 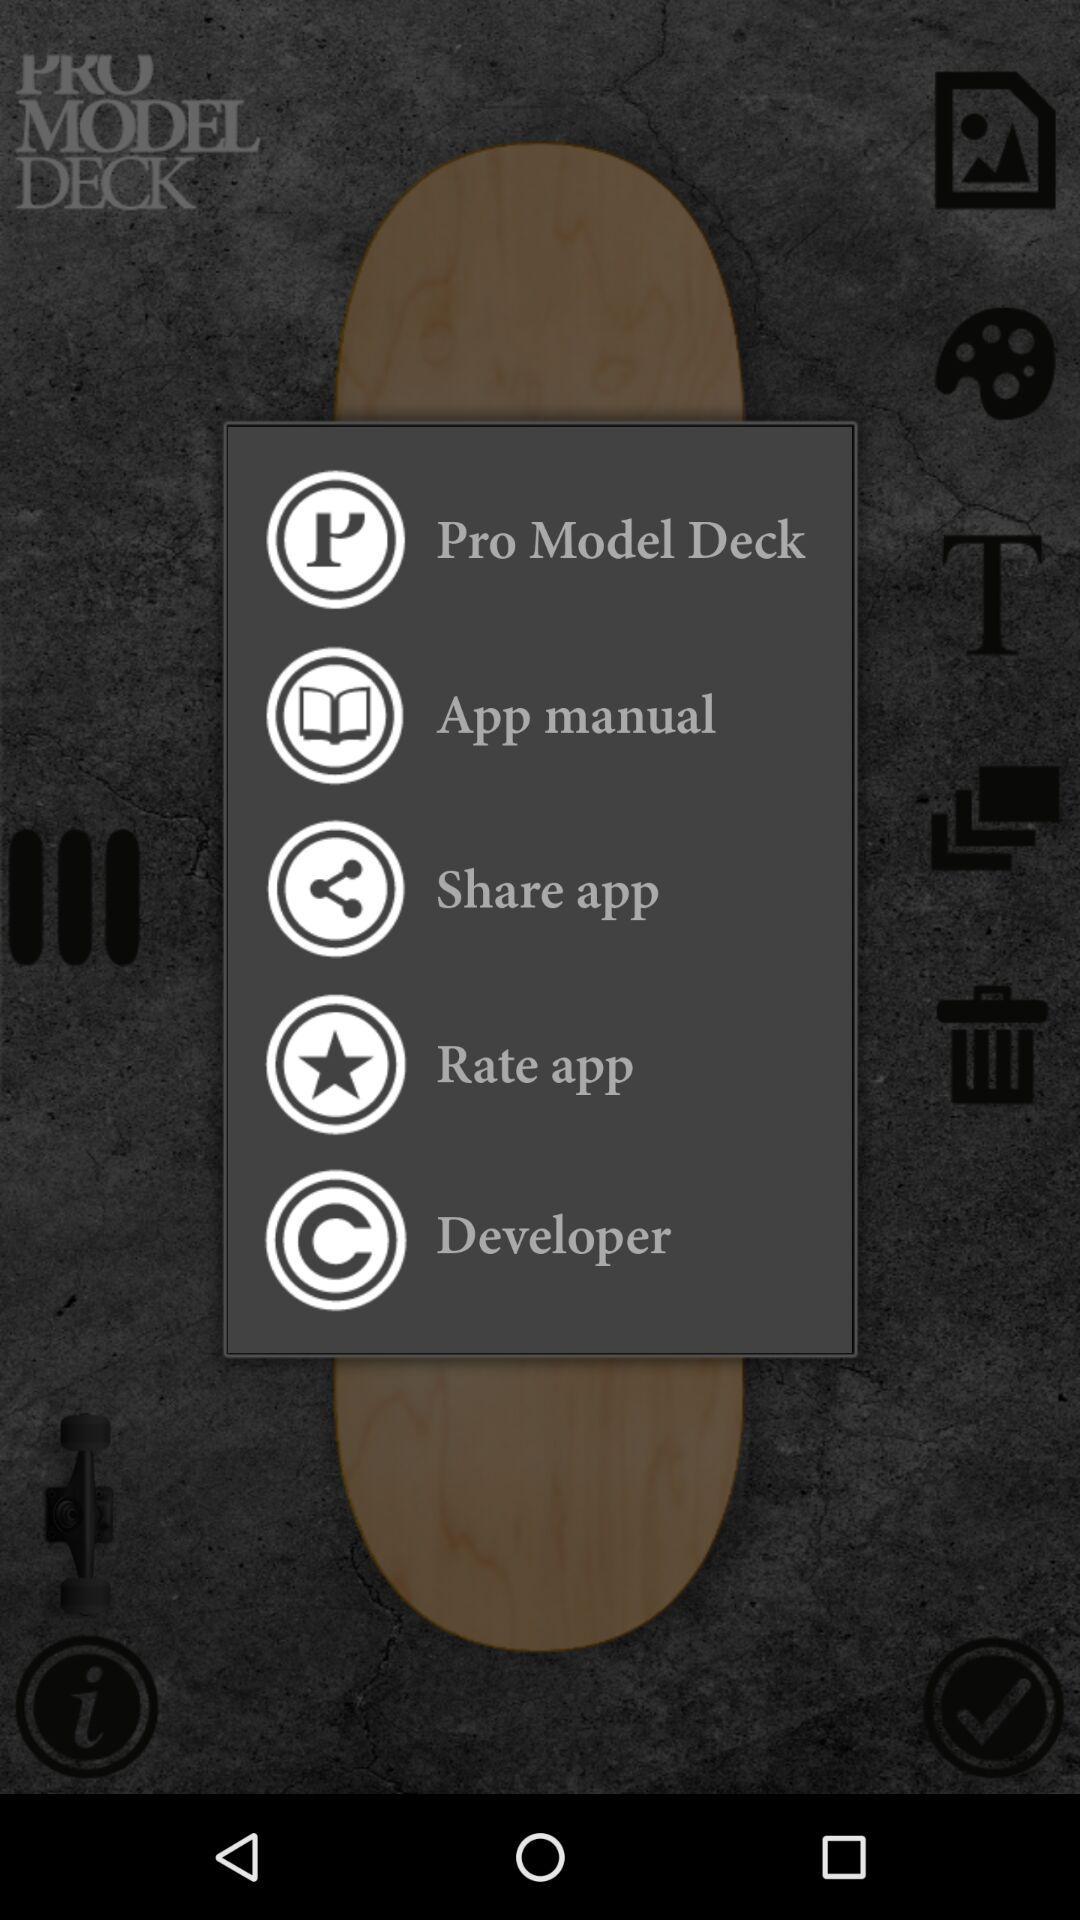 What do you see at coordinates (333, 715) in the screenshot?
I see `read how the app works` at bounding box center [333, 715].